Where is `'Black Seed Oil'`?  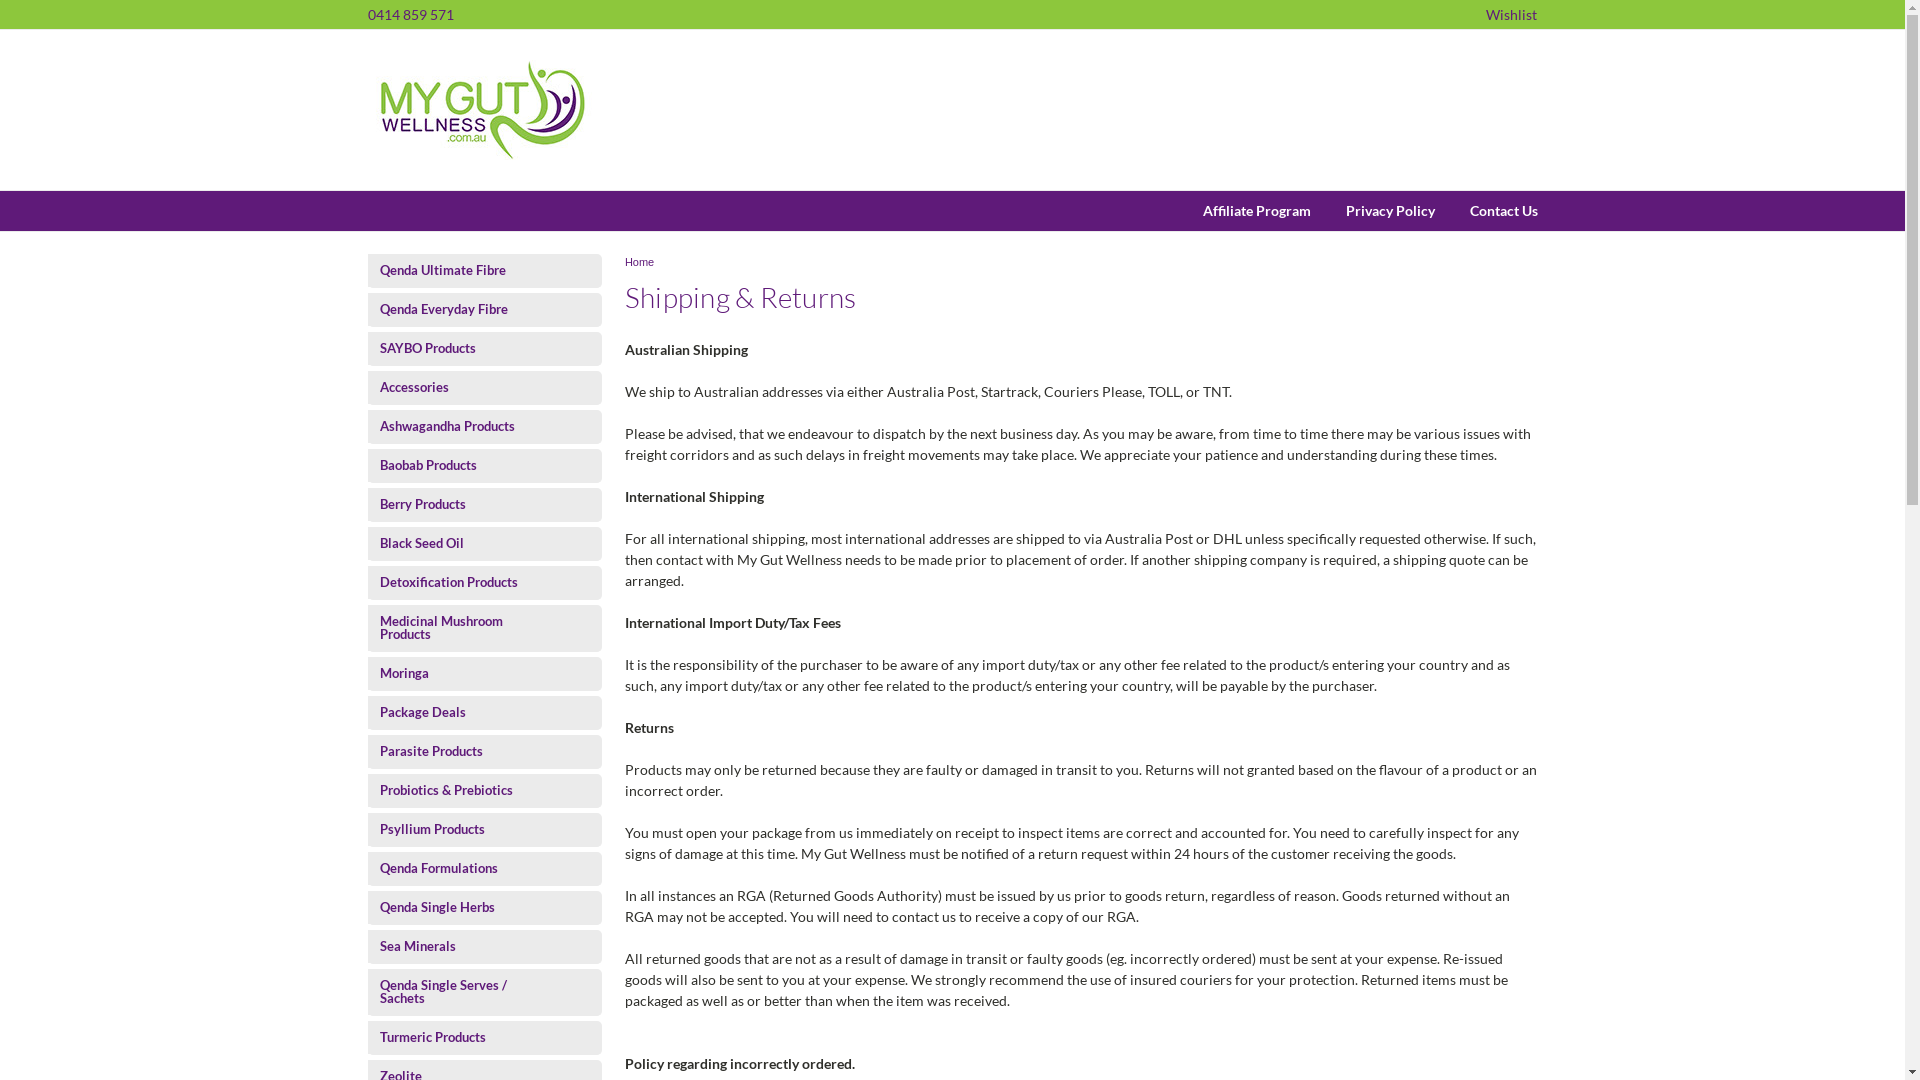 'Black Seed Oil' is located at coordinates (466, 543).